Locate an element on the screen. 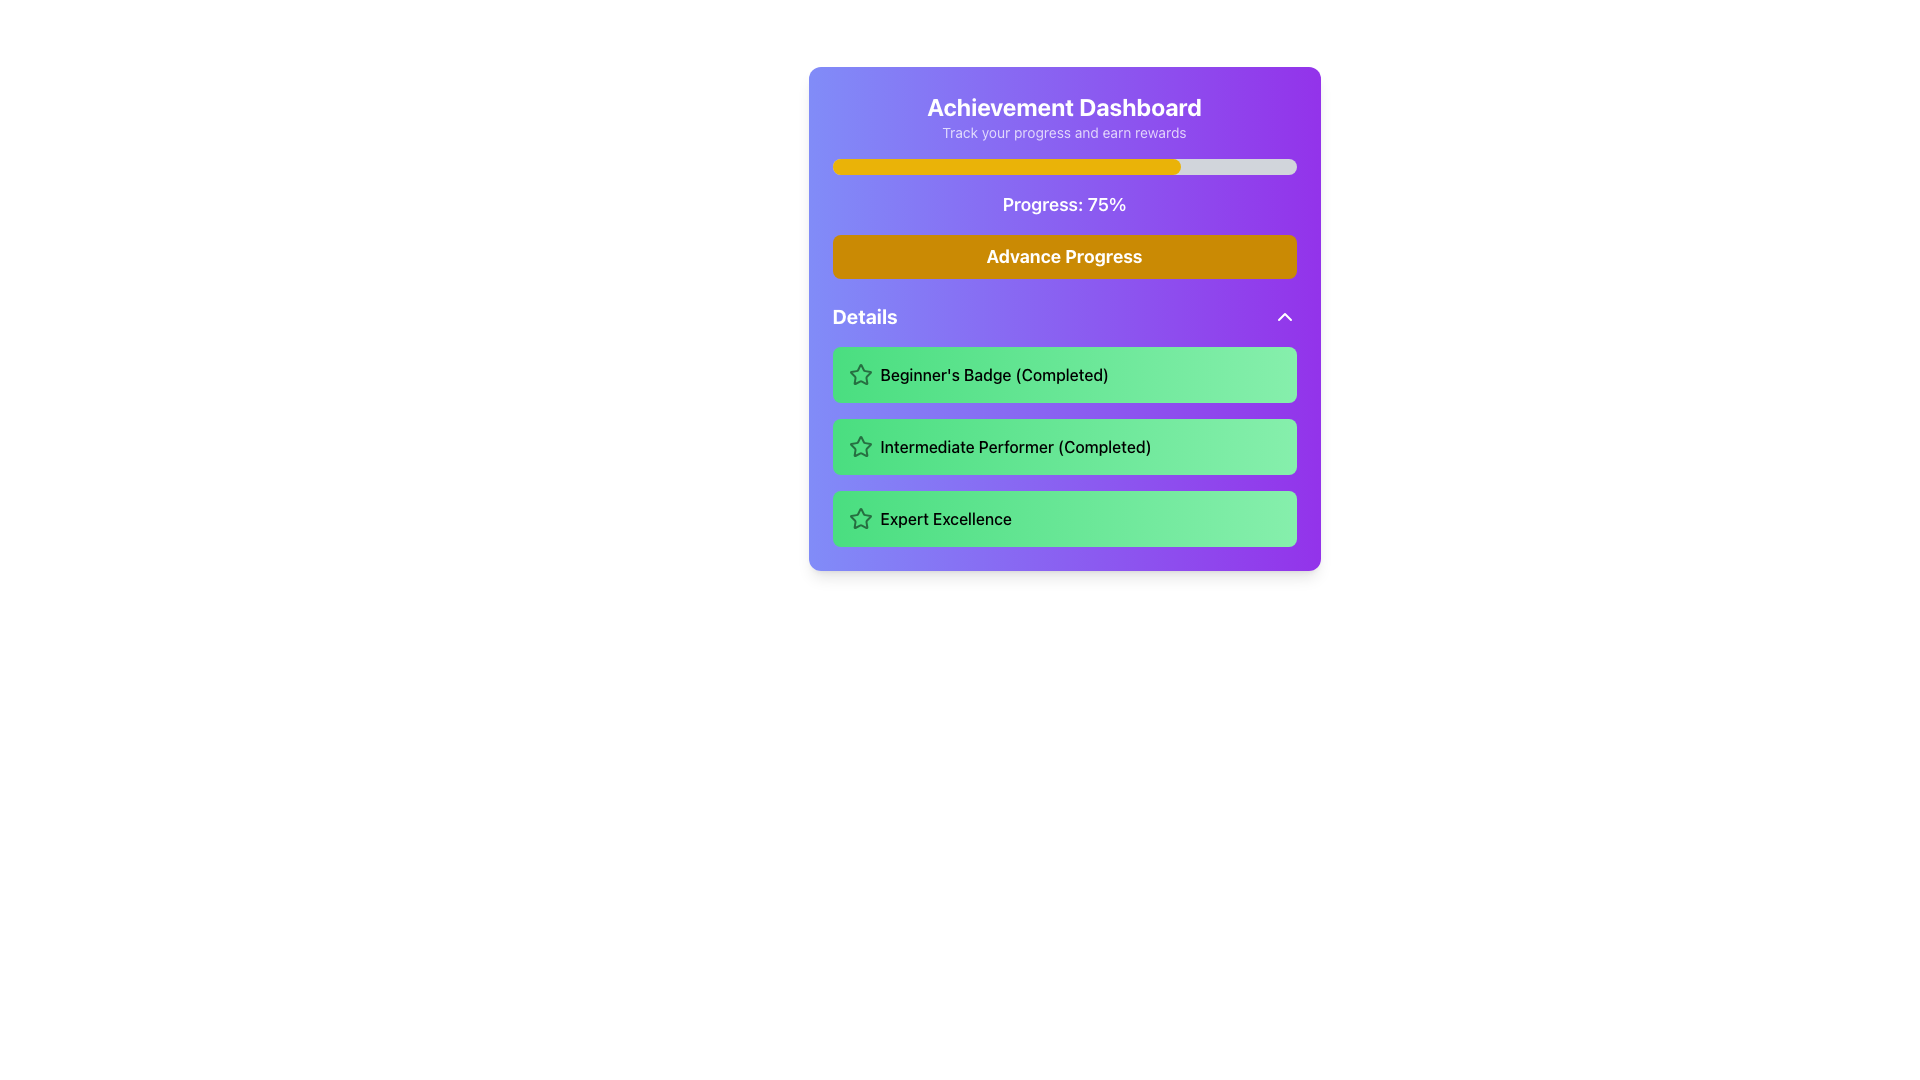  the 'Intermediate Performer (Completed)' badge in the Achievement Dashboard panel, which is the second item in the list of achievements is located at coordinates (1063, 423).